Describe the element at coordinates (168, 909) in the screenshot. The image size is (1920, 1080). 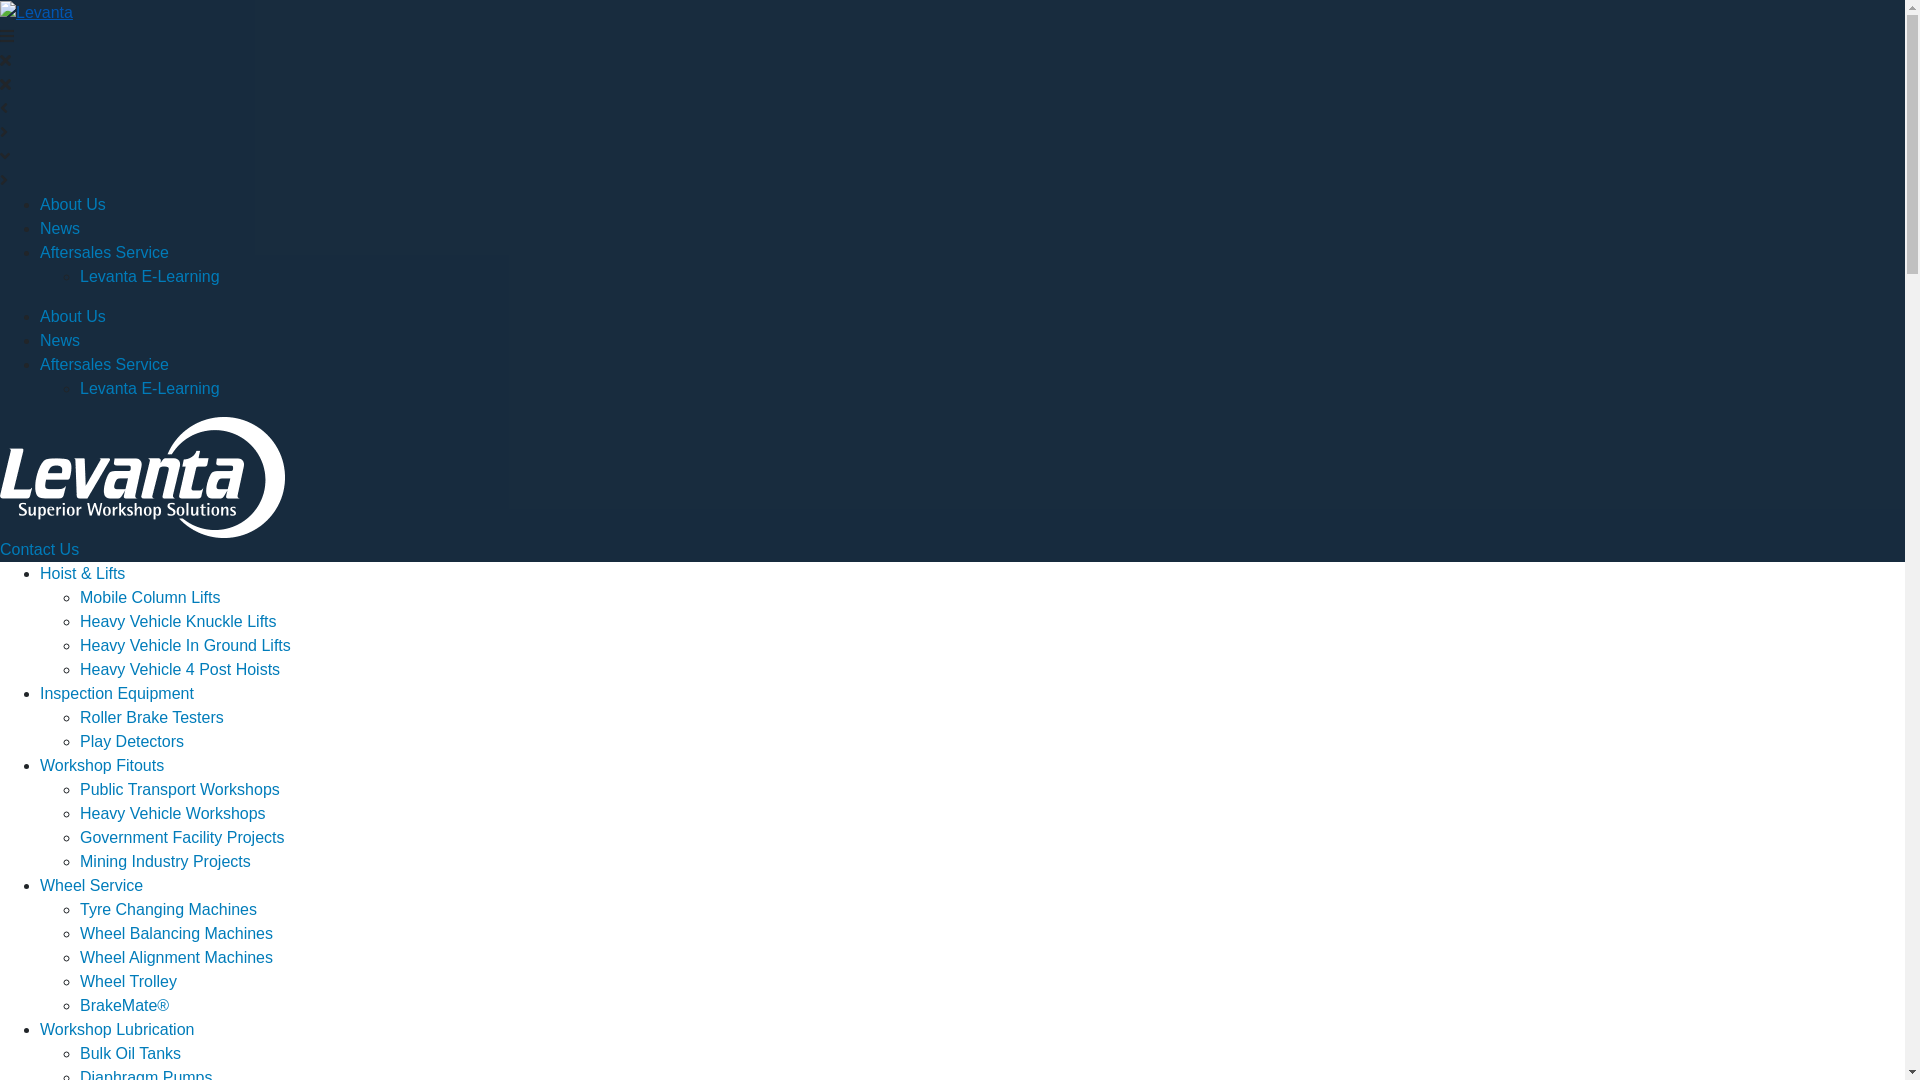
I see `'Tyre Changing Machines'` at that location.